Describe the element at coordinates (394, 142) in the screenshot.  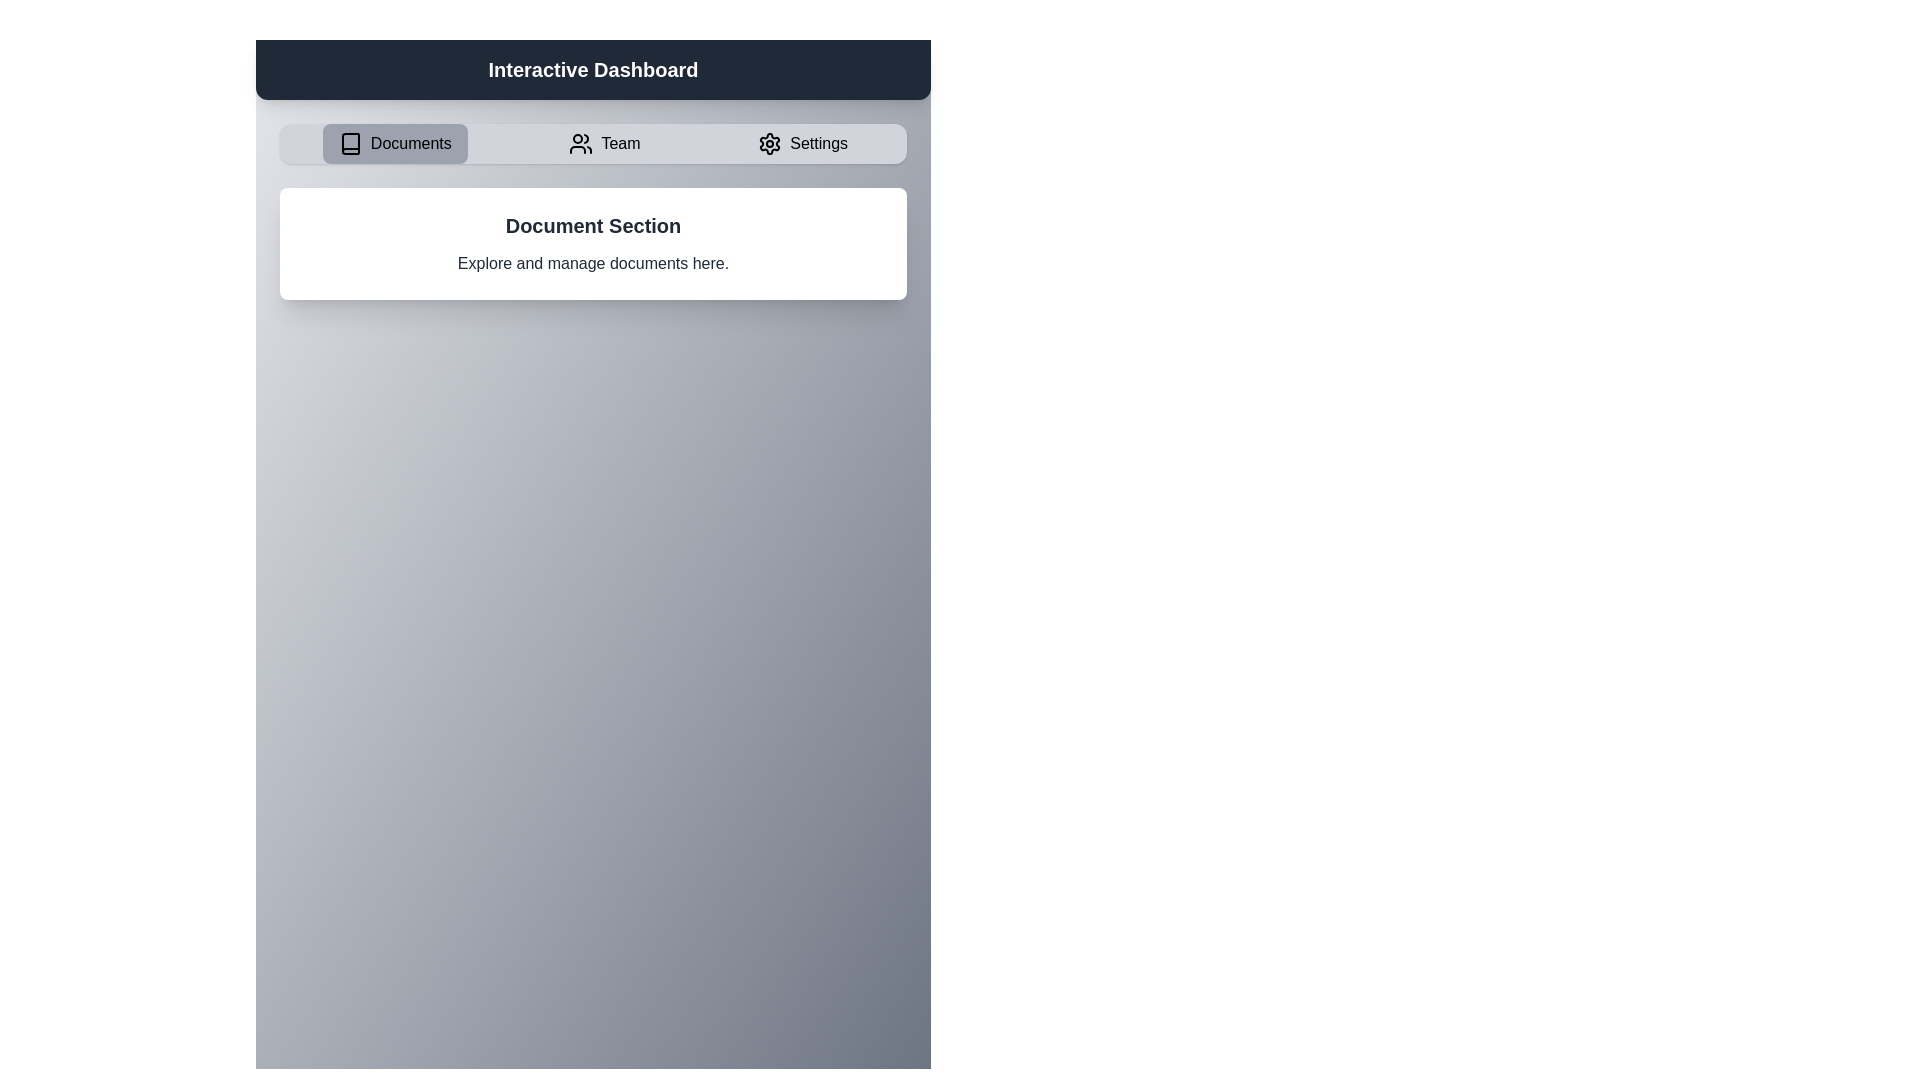
I see `the button located at the top left of the navigation bar` at that location.